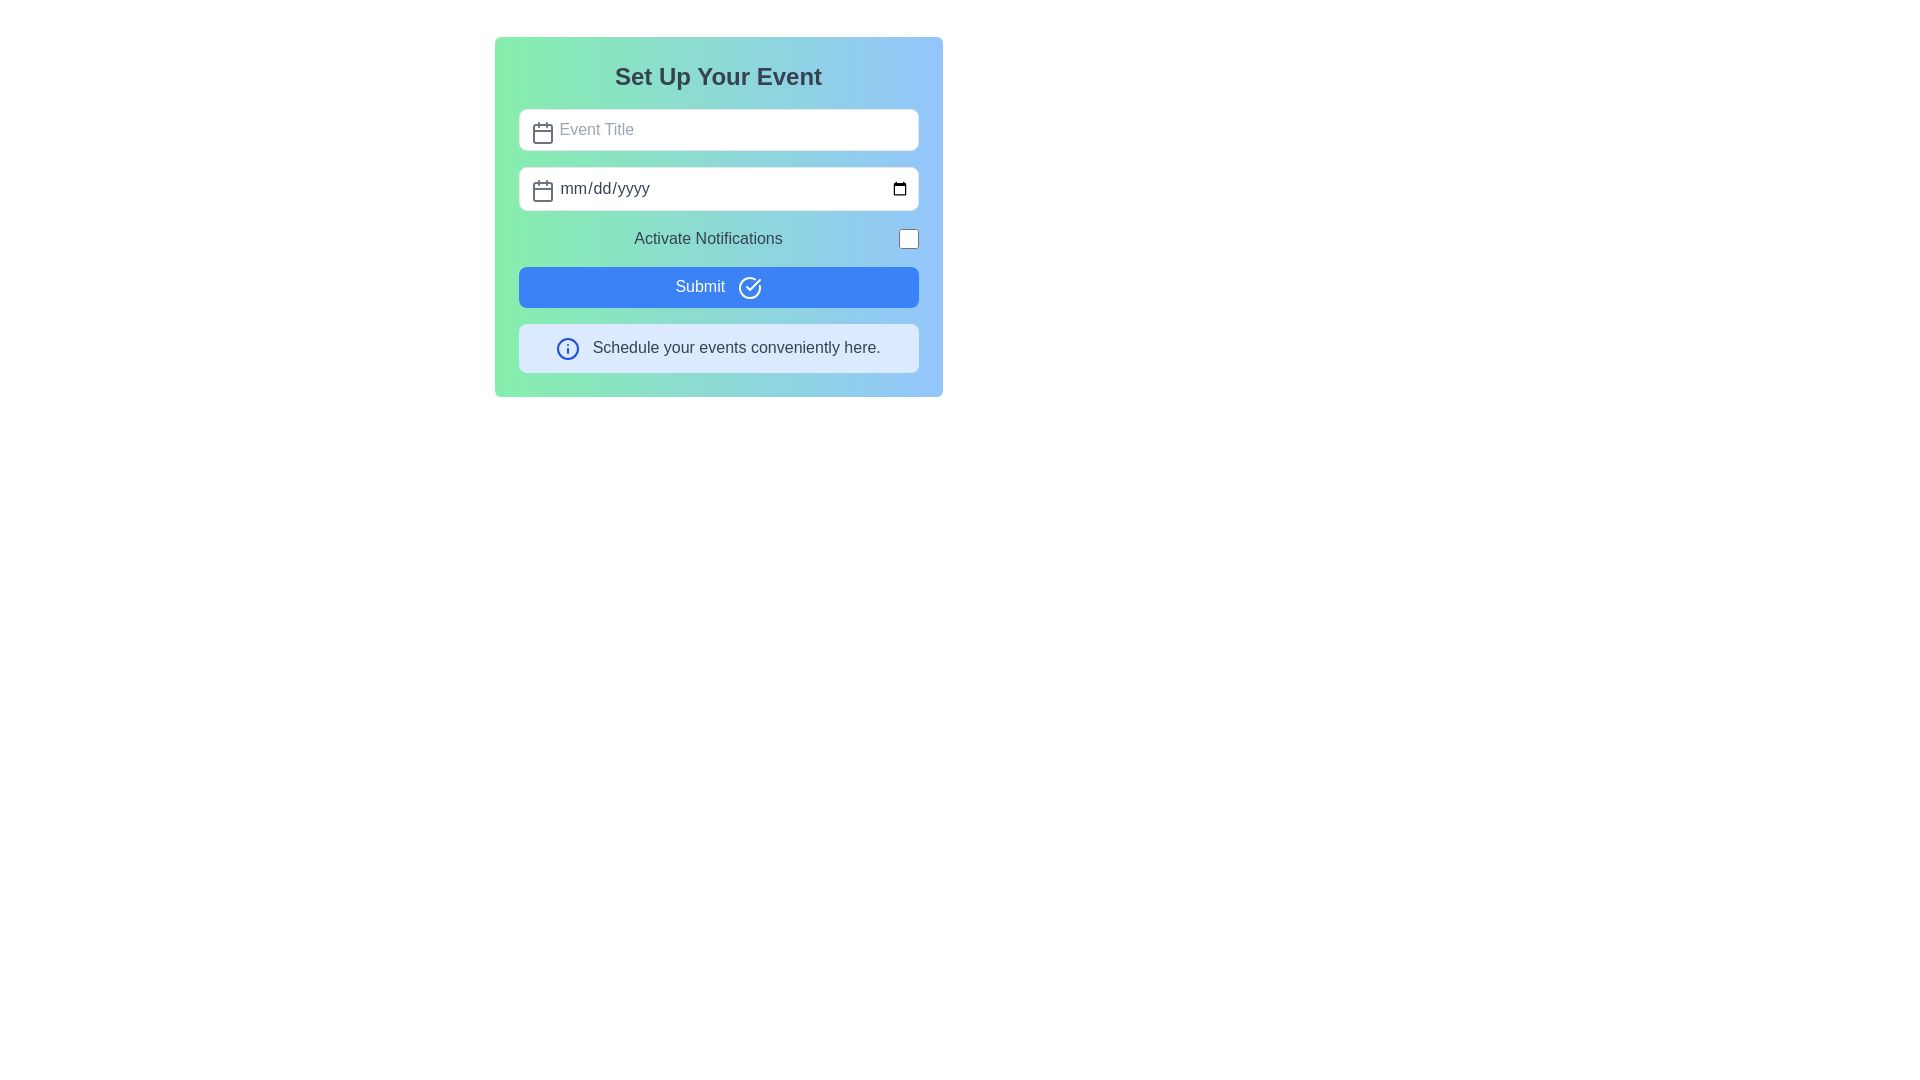  What do you see at coordinates (542, 134) in the screenshot?
I see `the rectangular SVG element resembling part of a calendar icon, located near the top-left corner of the event title input field` at bounding box center [542, 134].